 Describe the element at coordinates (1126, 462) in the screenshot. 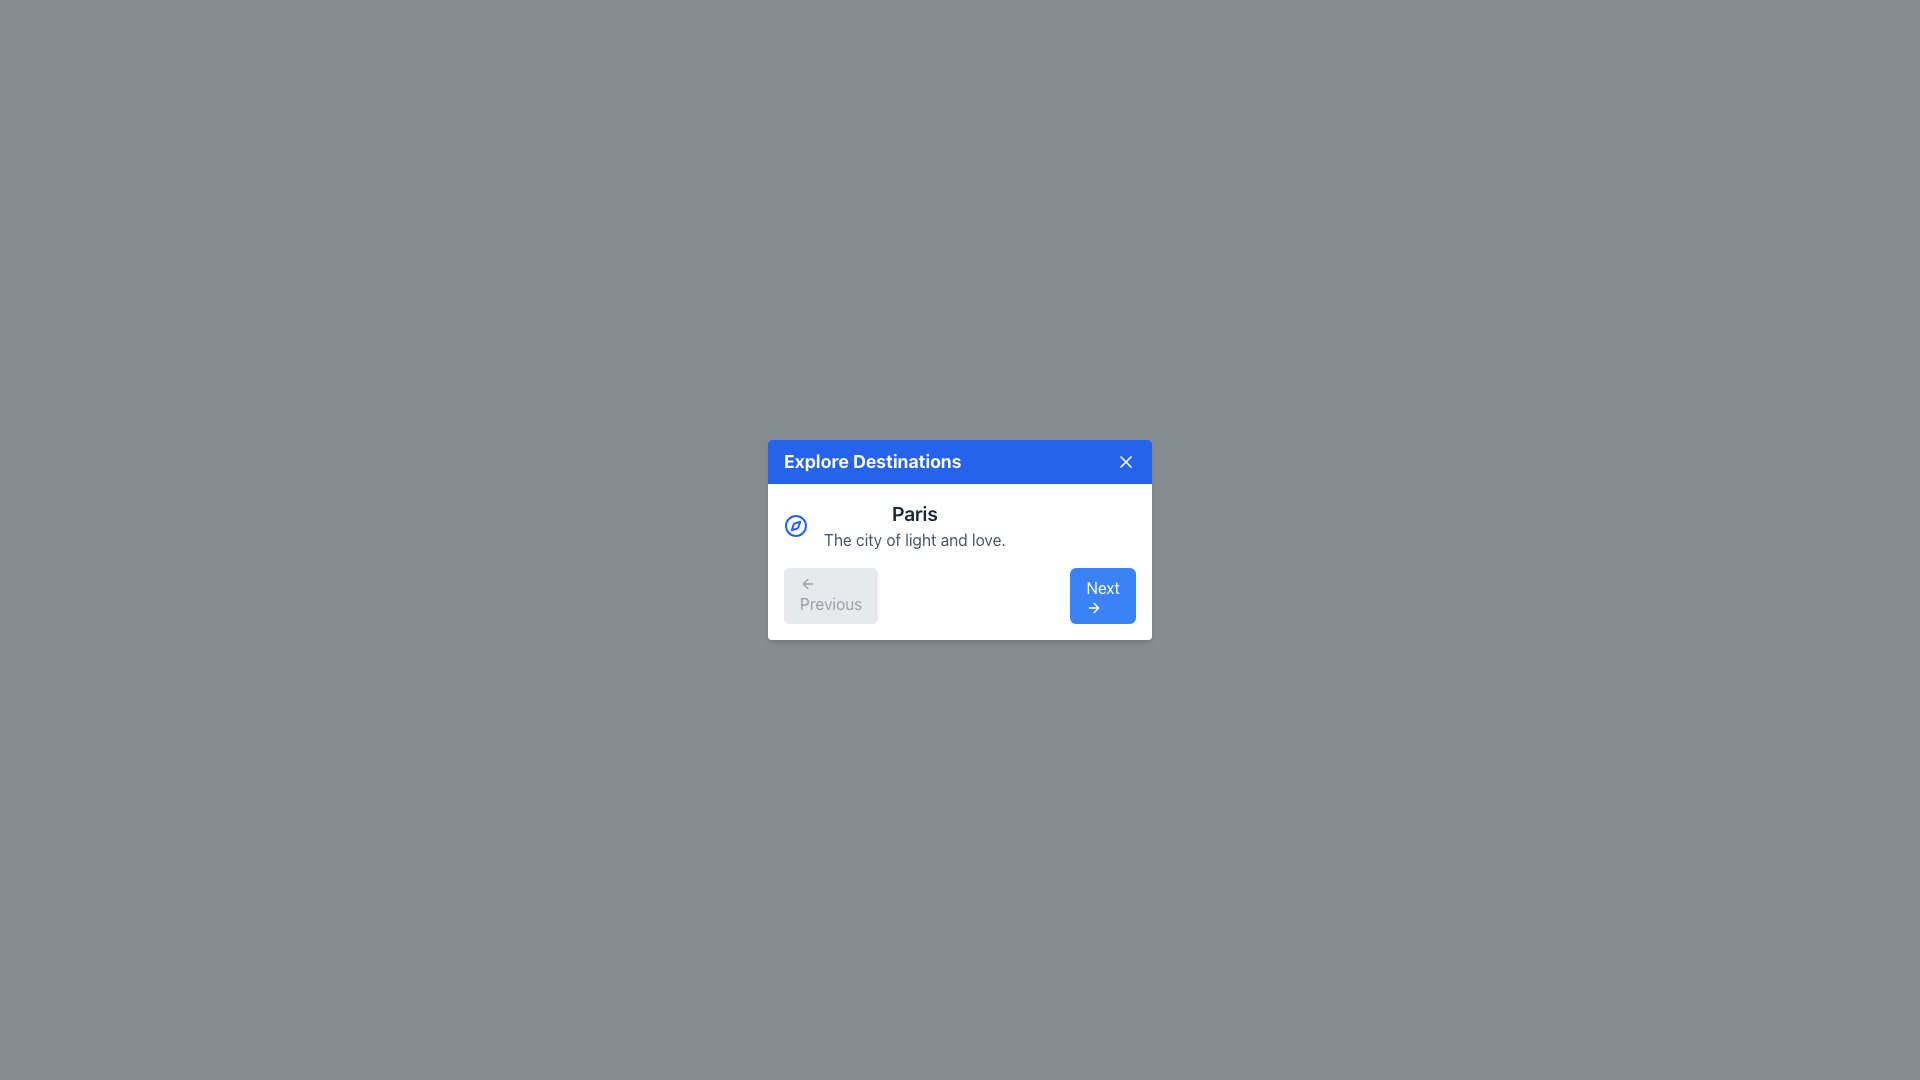

I see `the small red 'X' icon in the top-right corner of the 'Explore Destinations' modal` at that location.